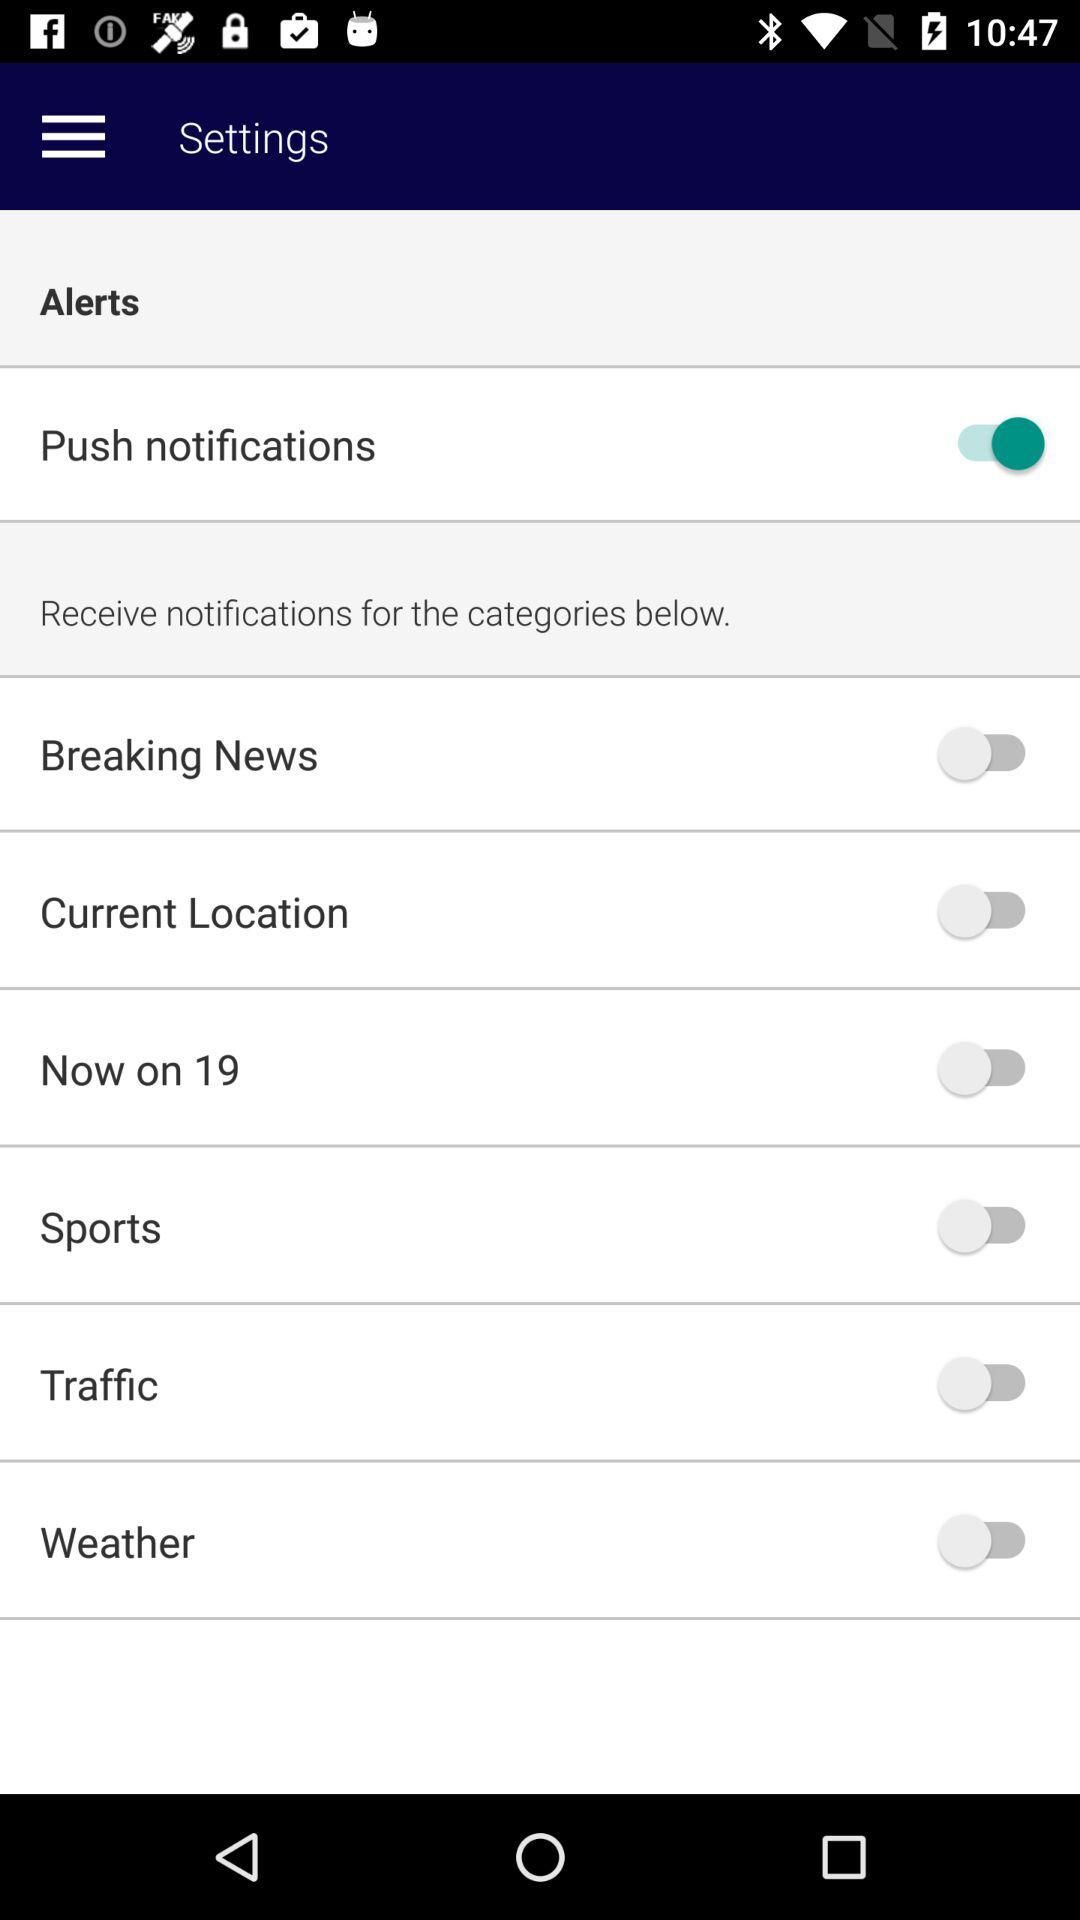  Describe the element at coordinates (991, 1539) in the screenshot. I see `weather` at that location.